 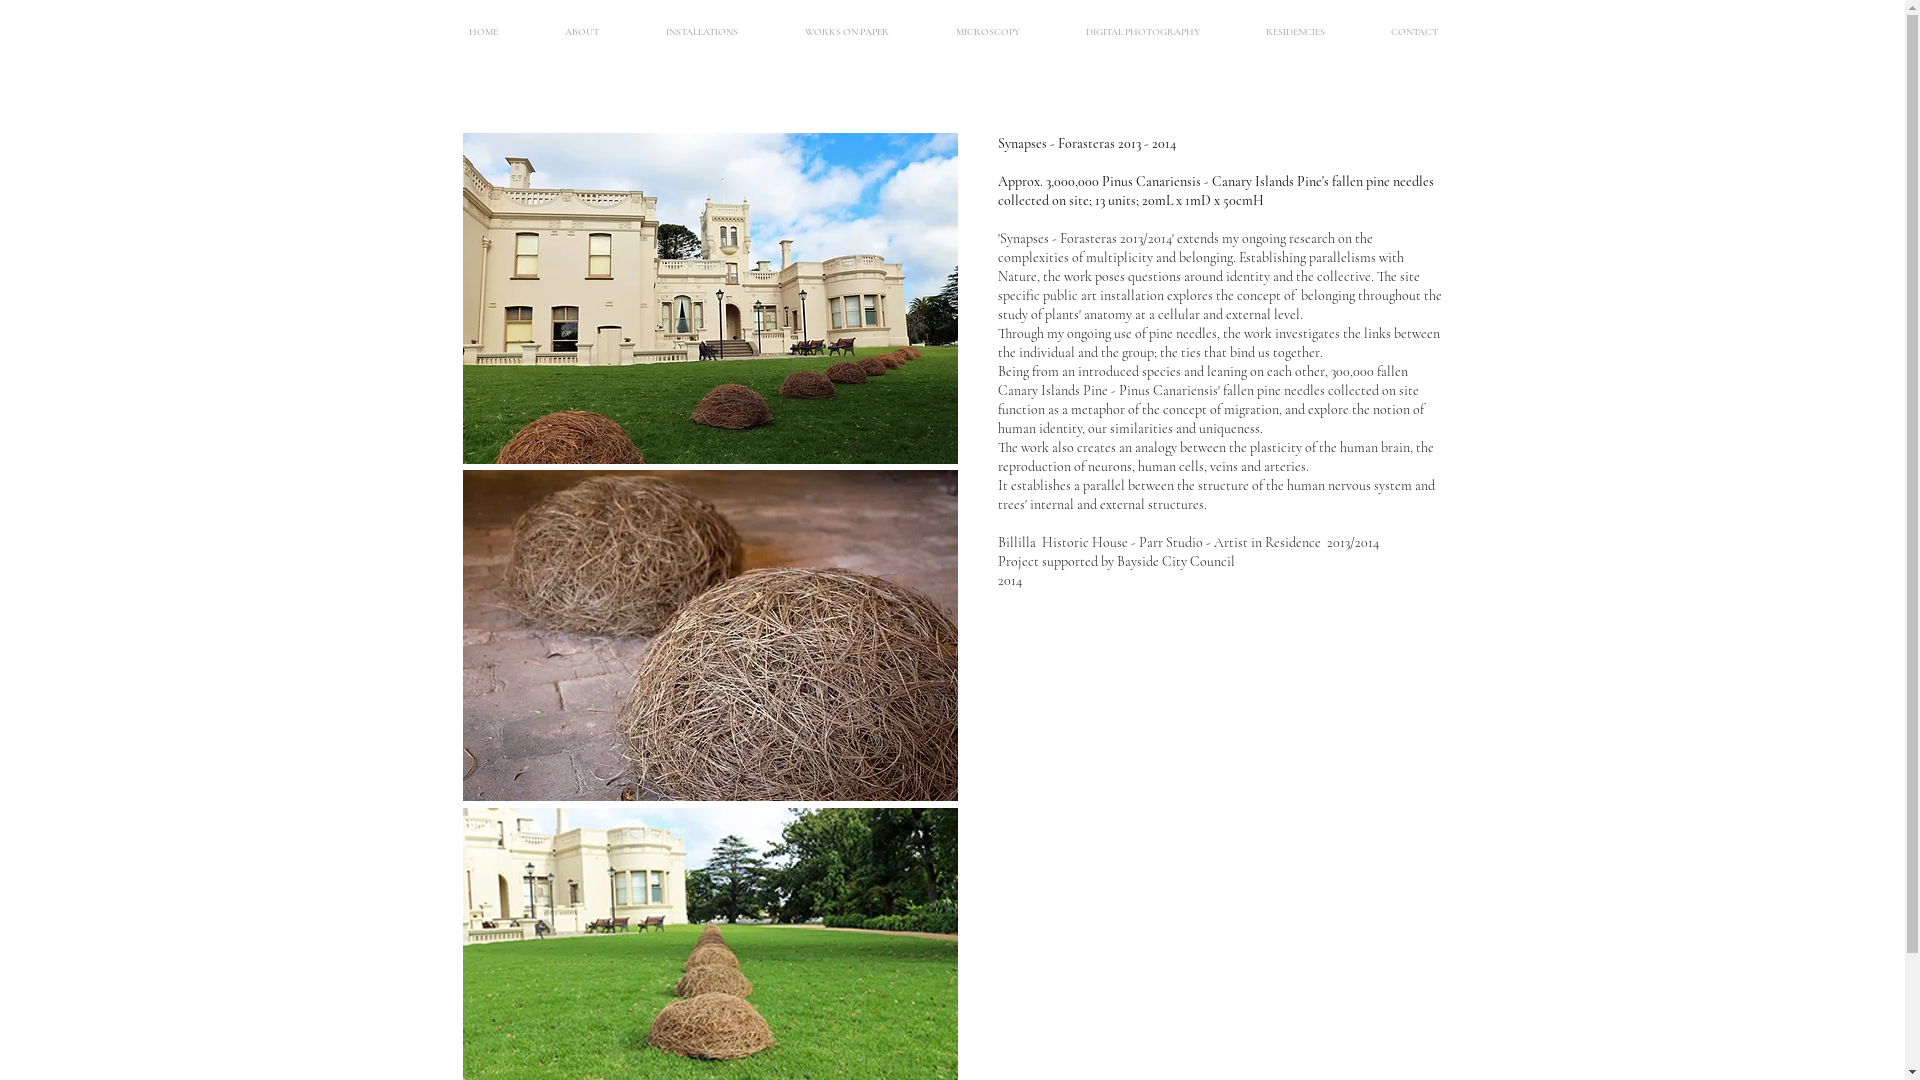 I want to click on 'HOME', so click(x=484, y=31).